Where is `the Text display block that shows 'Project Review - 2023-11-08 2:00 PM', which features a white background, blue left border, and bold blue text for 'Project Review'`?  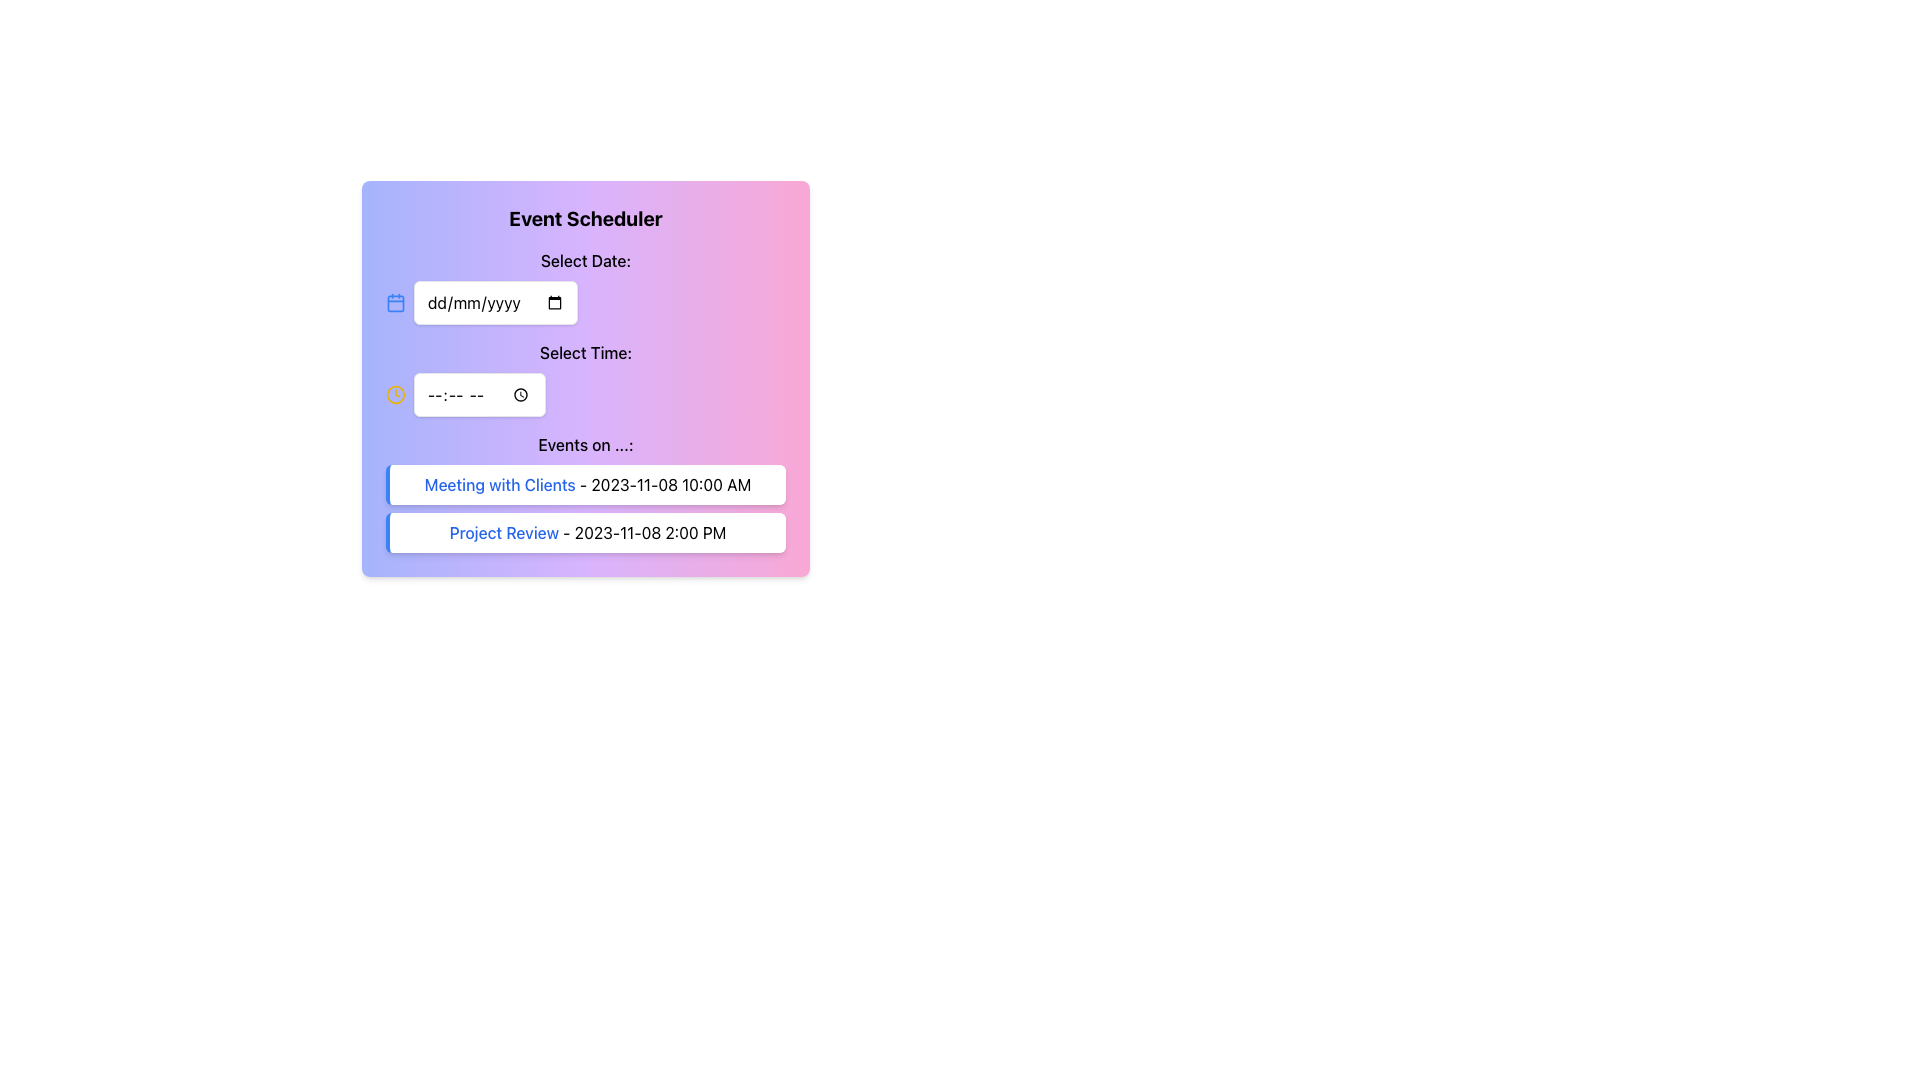
the Text display block that shows 'Project Review - 2023-11-08 2:00 PM', which features a white background, blue left border, and bold blue text for 'Project Review' is located at coordinates (584, 531).